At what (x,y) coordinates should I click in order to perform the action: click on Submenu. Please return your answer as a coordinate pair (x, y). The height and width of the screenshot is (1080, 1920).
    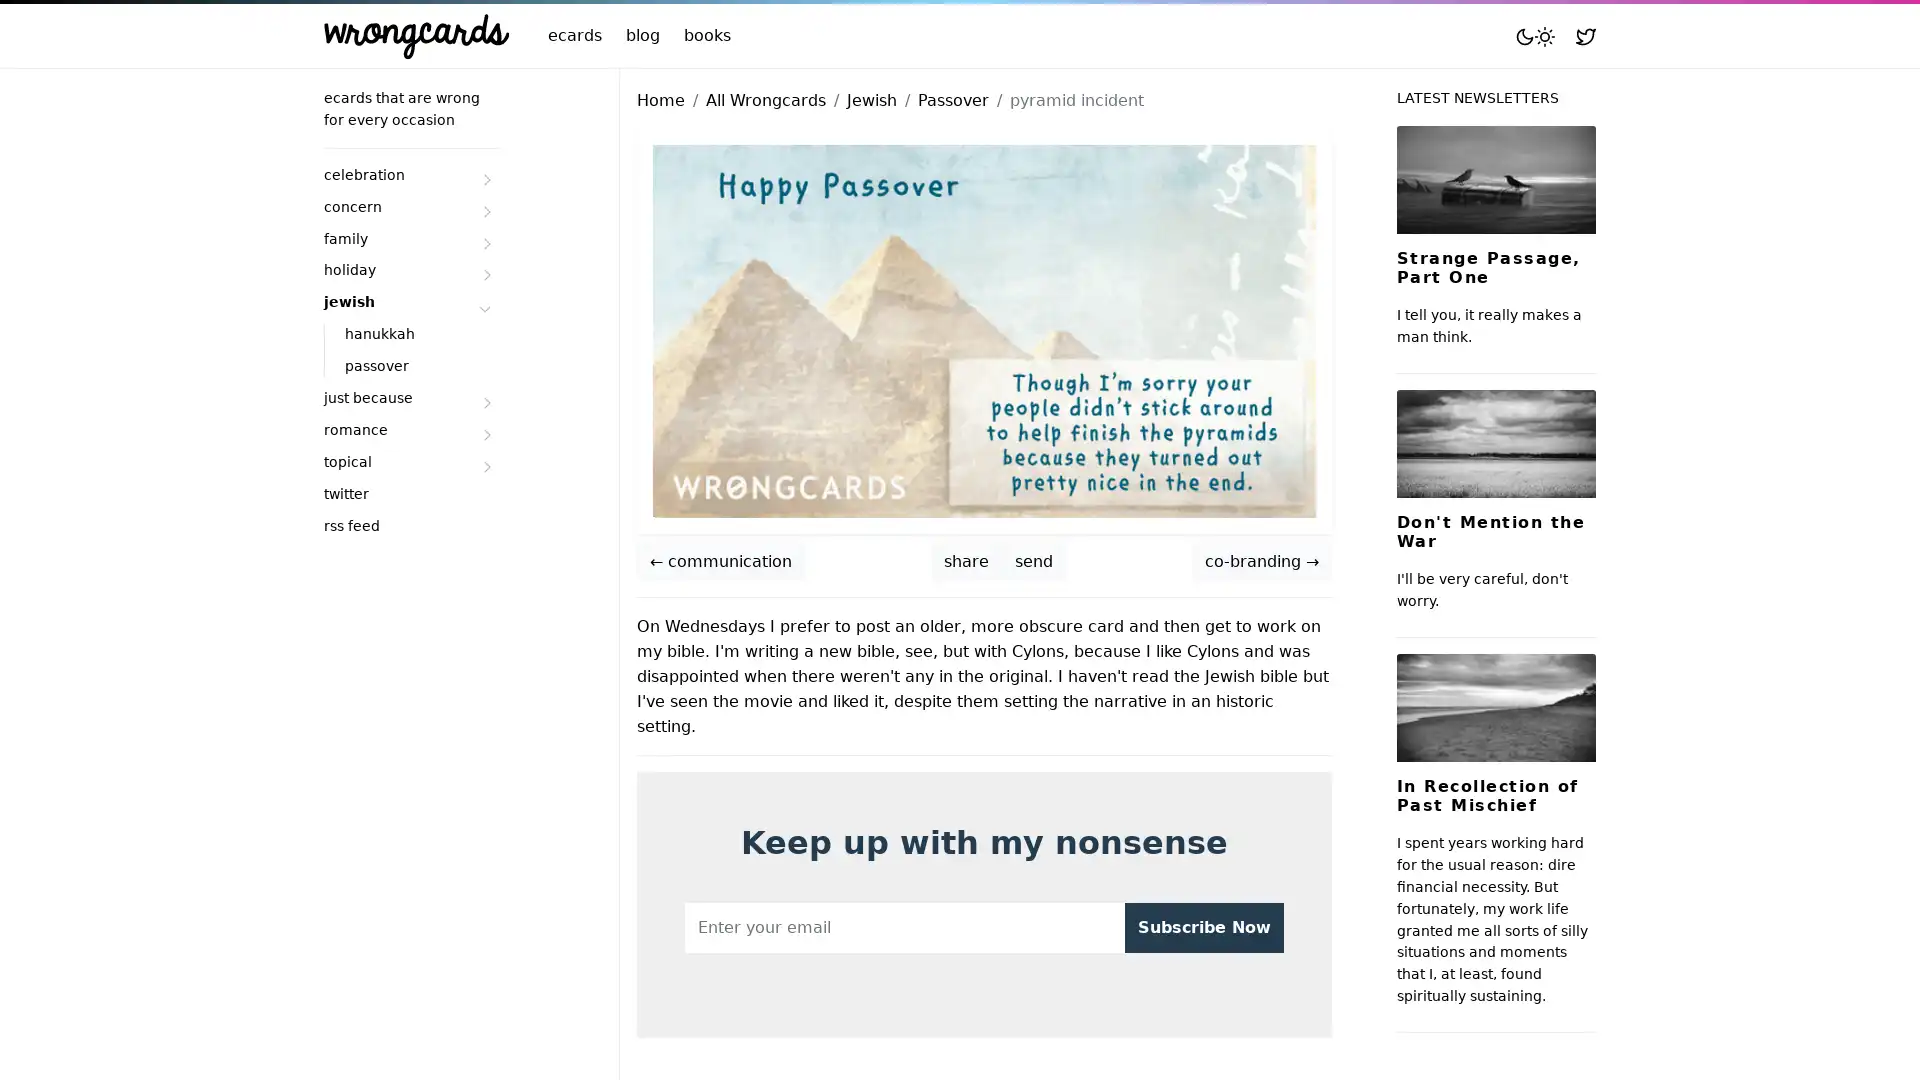
    Looking at the image, I should click on (484, 274).